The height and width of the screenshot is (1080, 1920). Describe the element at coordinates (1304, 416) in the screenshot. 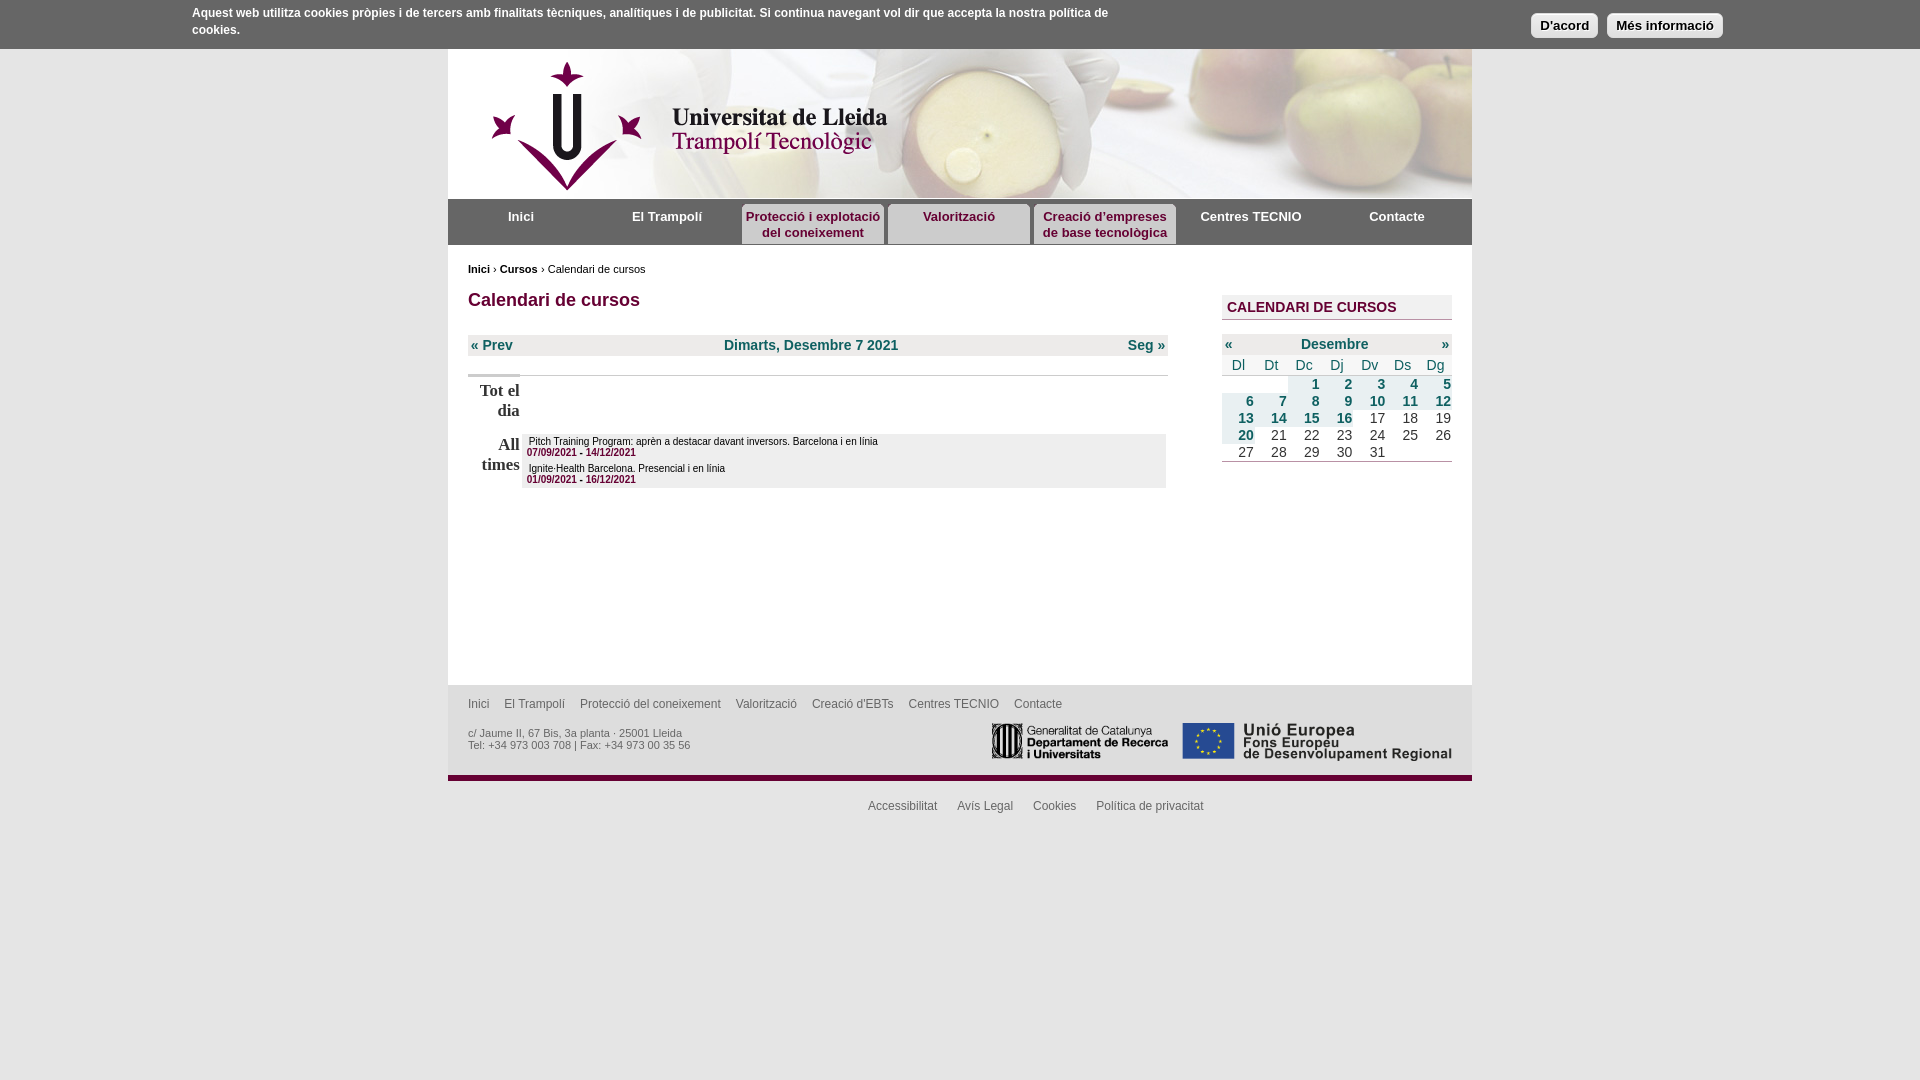

I see `'15'` at that location.